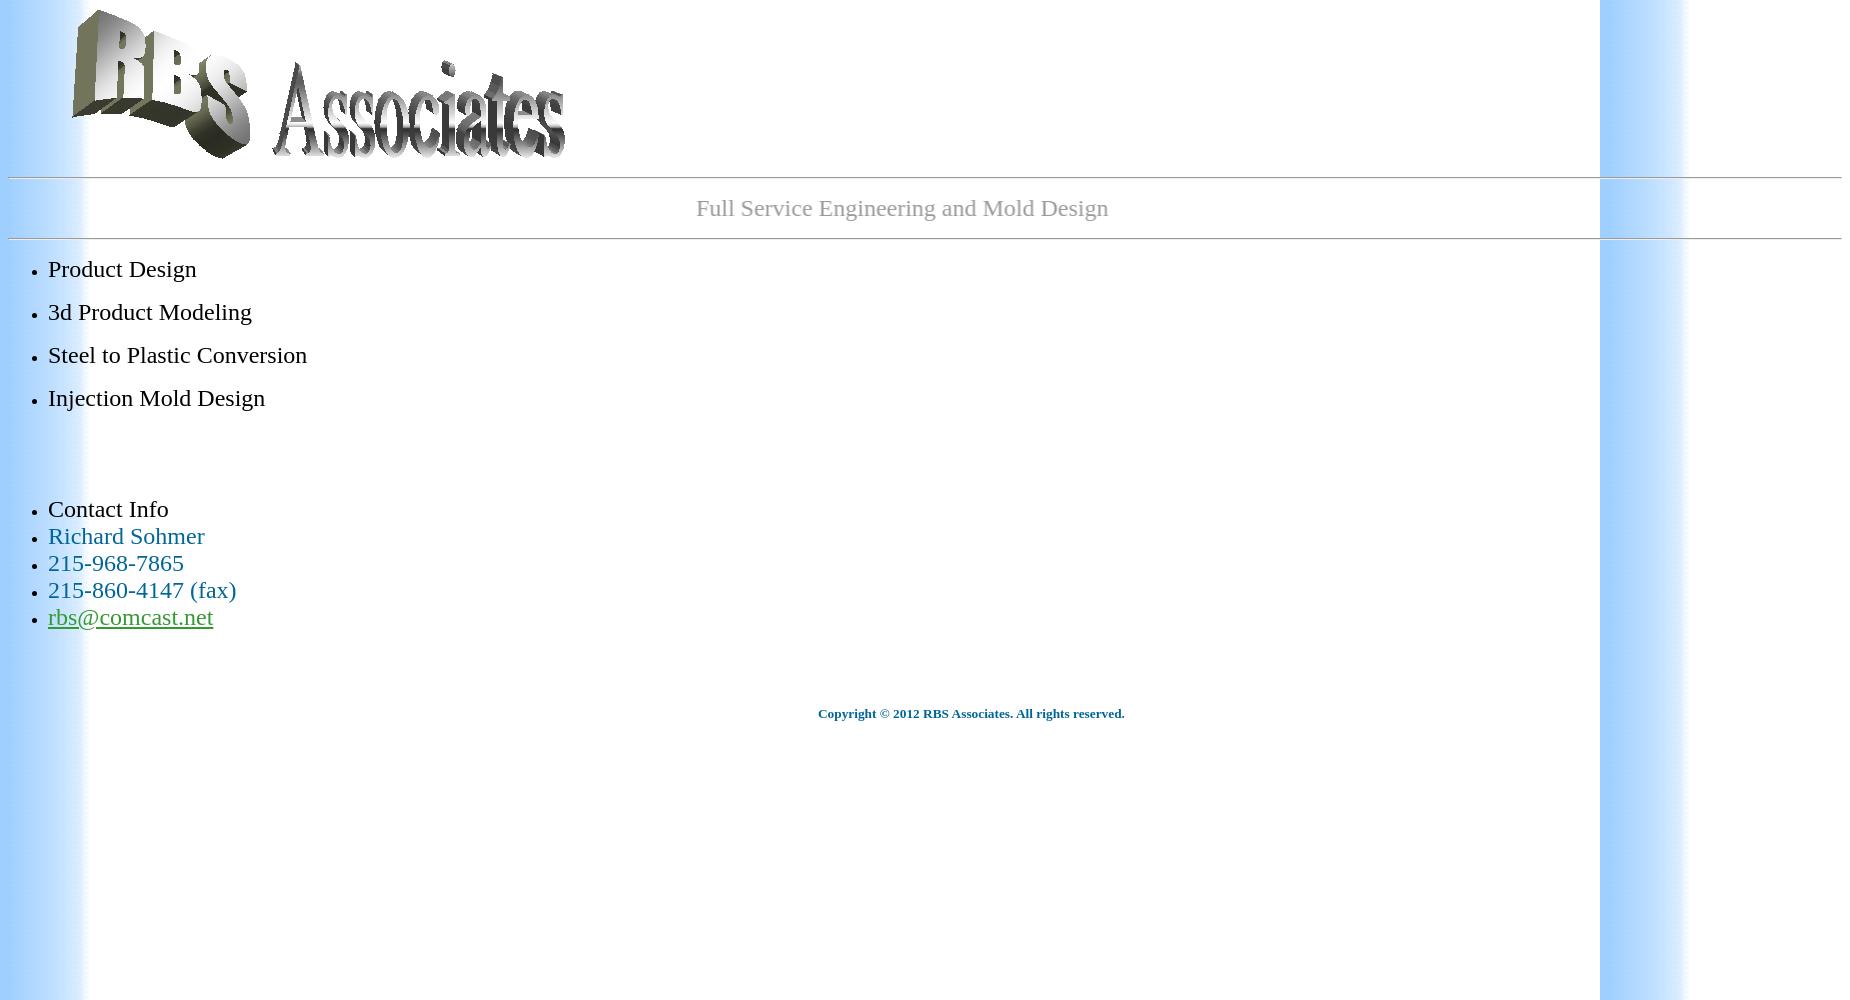 Image resolution: width=1850 pixels, height=1000 pixels. What do you see at coordinates (176, 354) in the screenshot?
I see `'Steel to Plastic Conversion'` at bounding box center [176, 354].